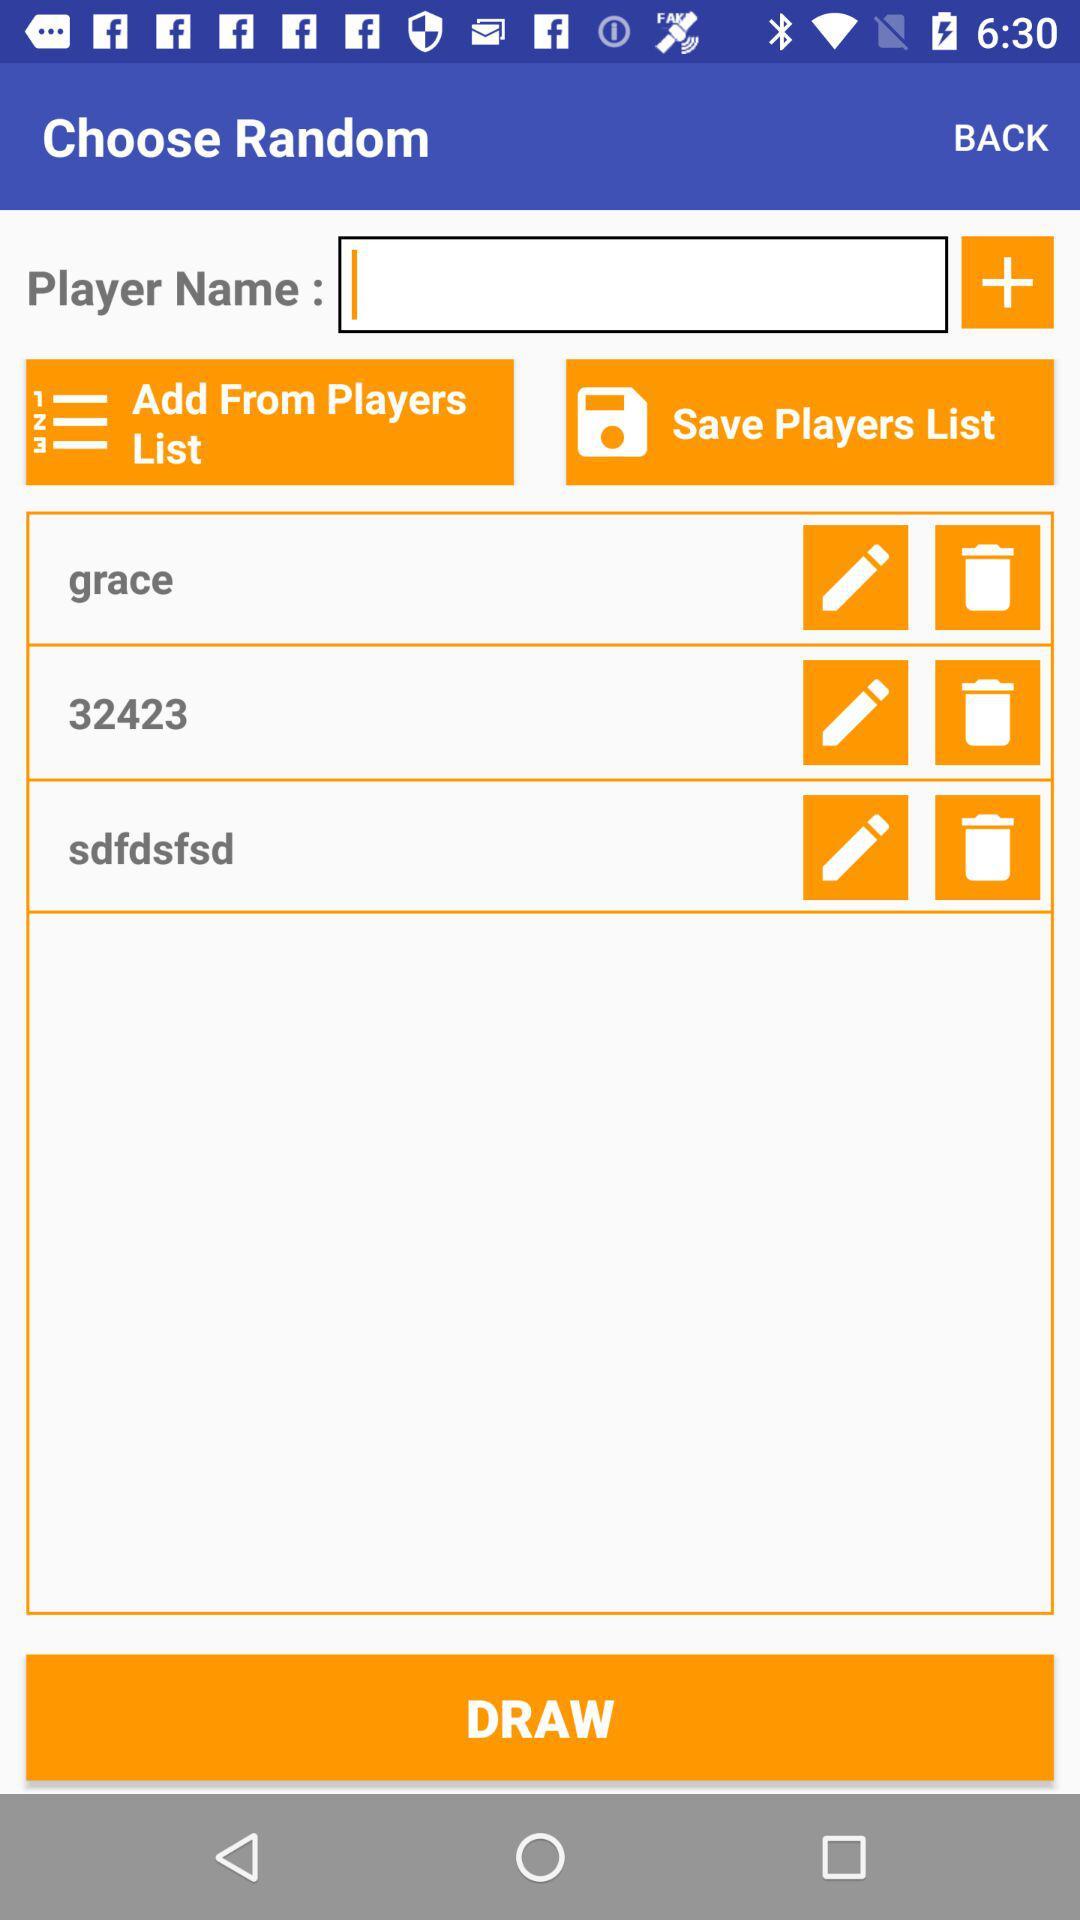  I want to click on the item above 32423, so click(427, 576).